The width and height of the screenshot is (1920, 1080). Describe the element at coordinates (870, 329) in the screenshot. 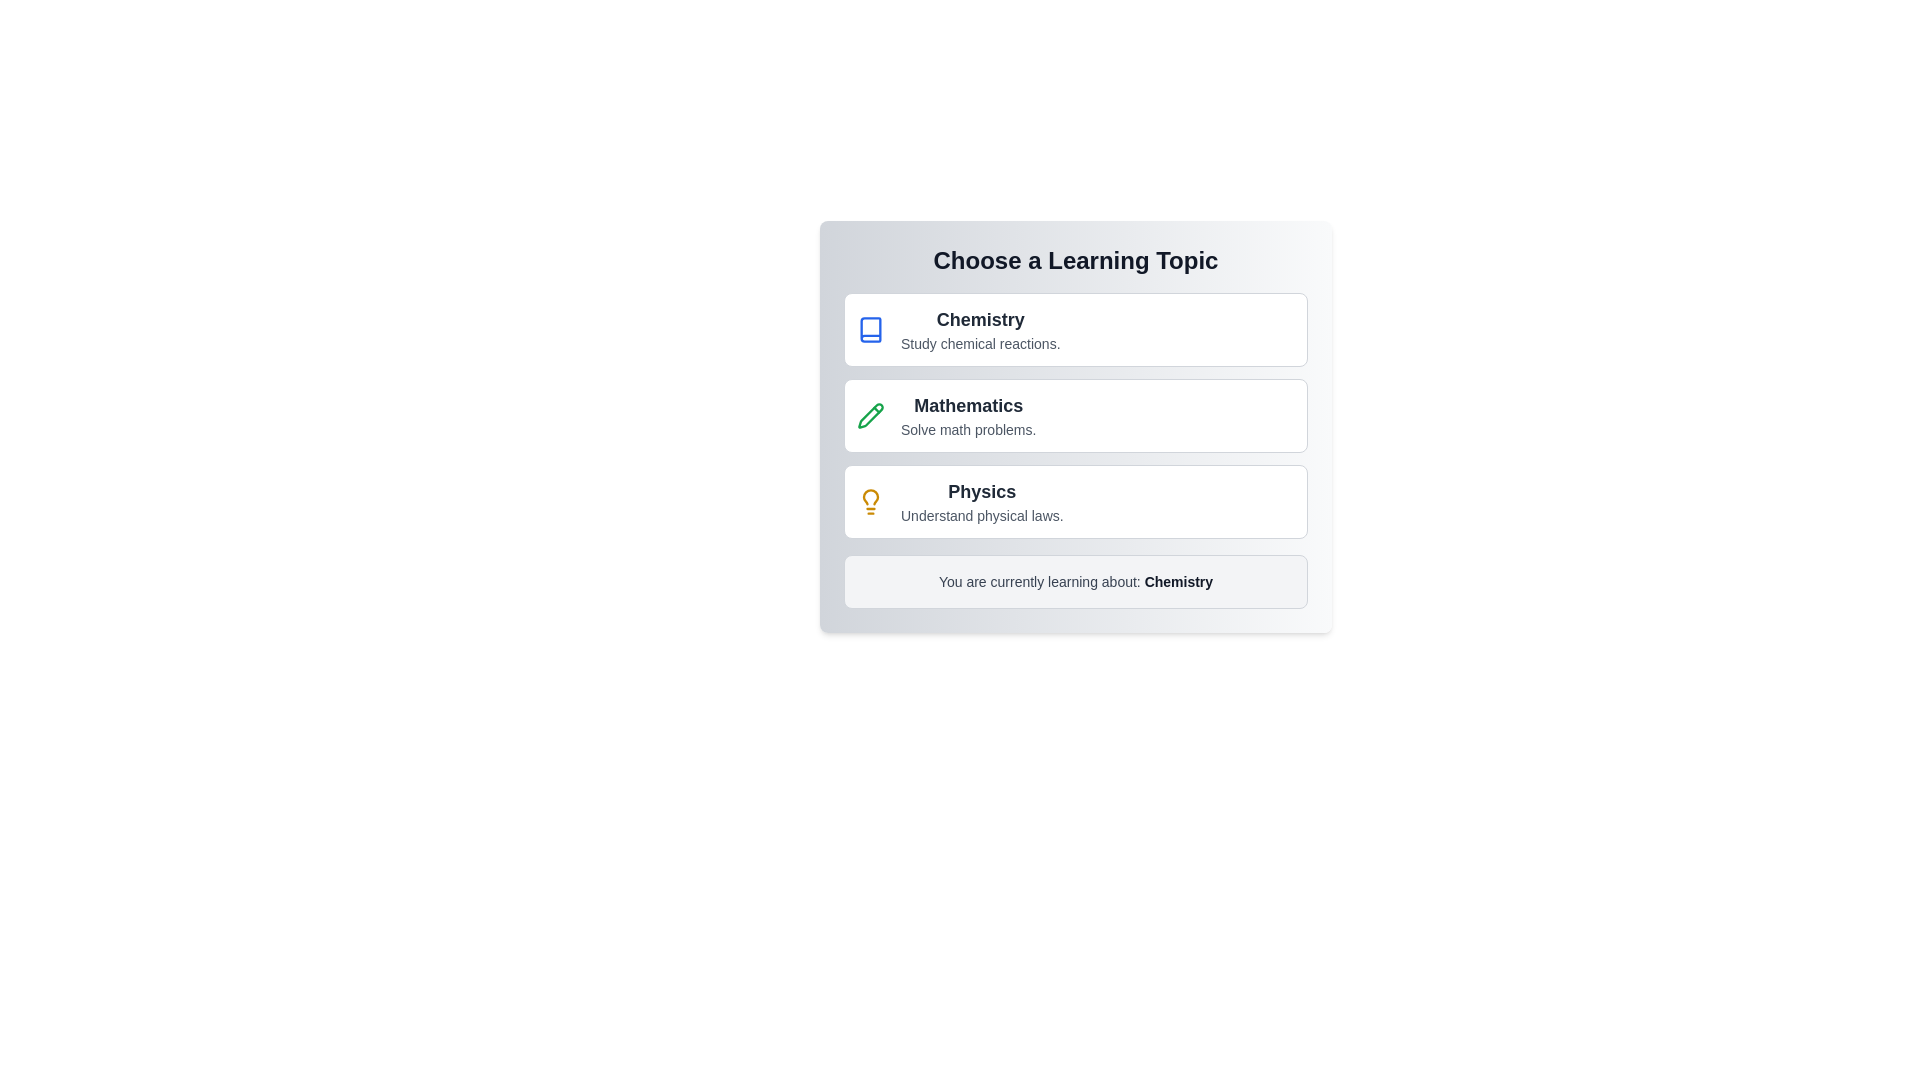

I see `the 'Chemistry' topic icon located on the left side of the option in the topic selection list` at that location.